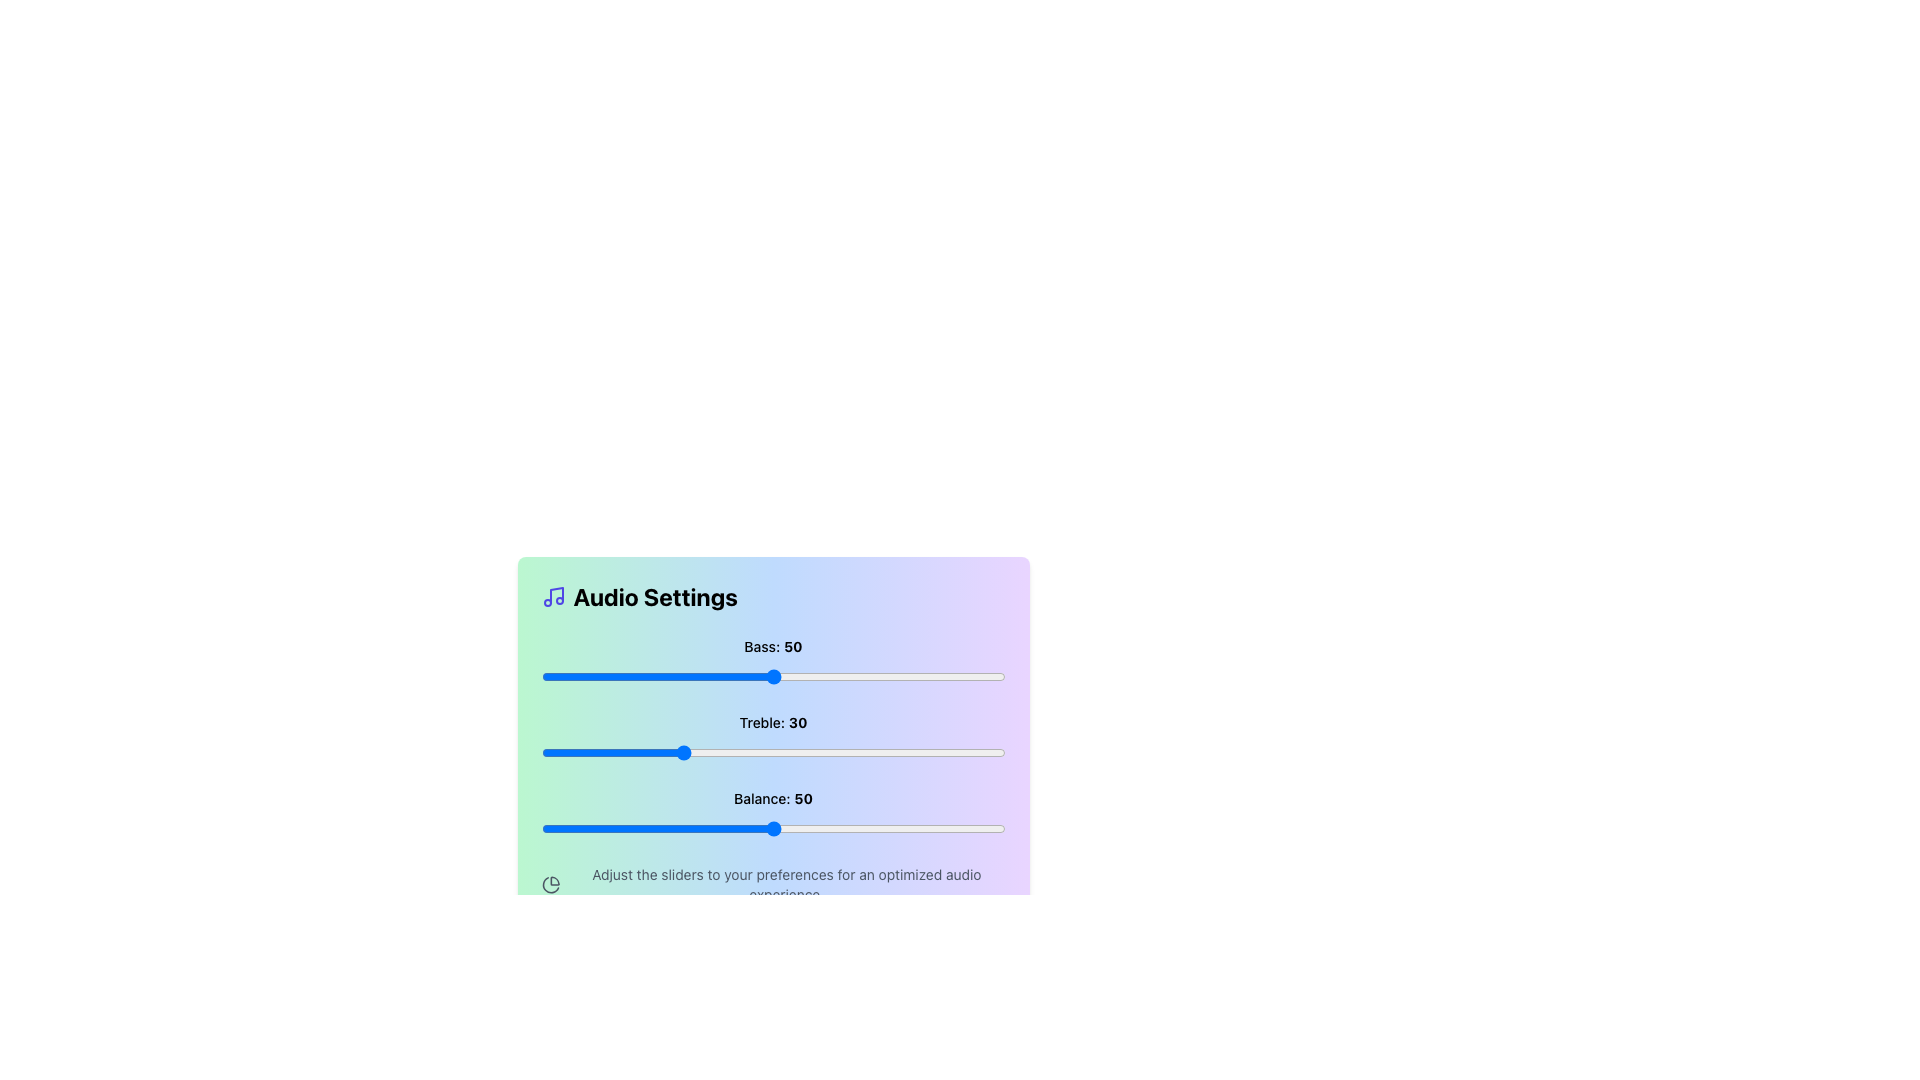 Image resolution: width=1920 pixels, height=1080 pixels. Describe the element at coordinates (852, 829) in the screenshot. I see `balance` at that location.